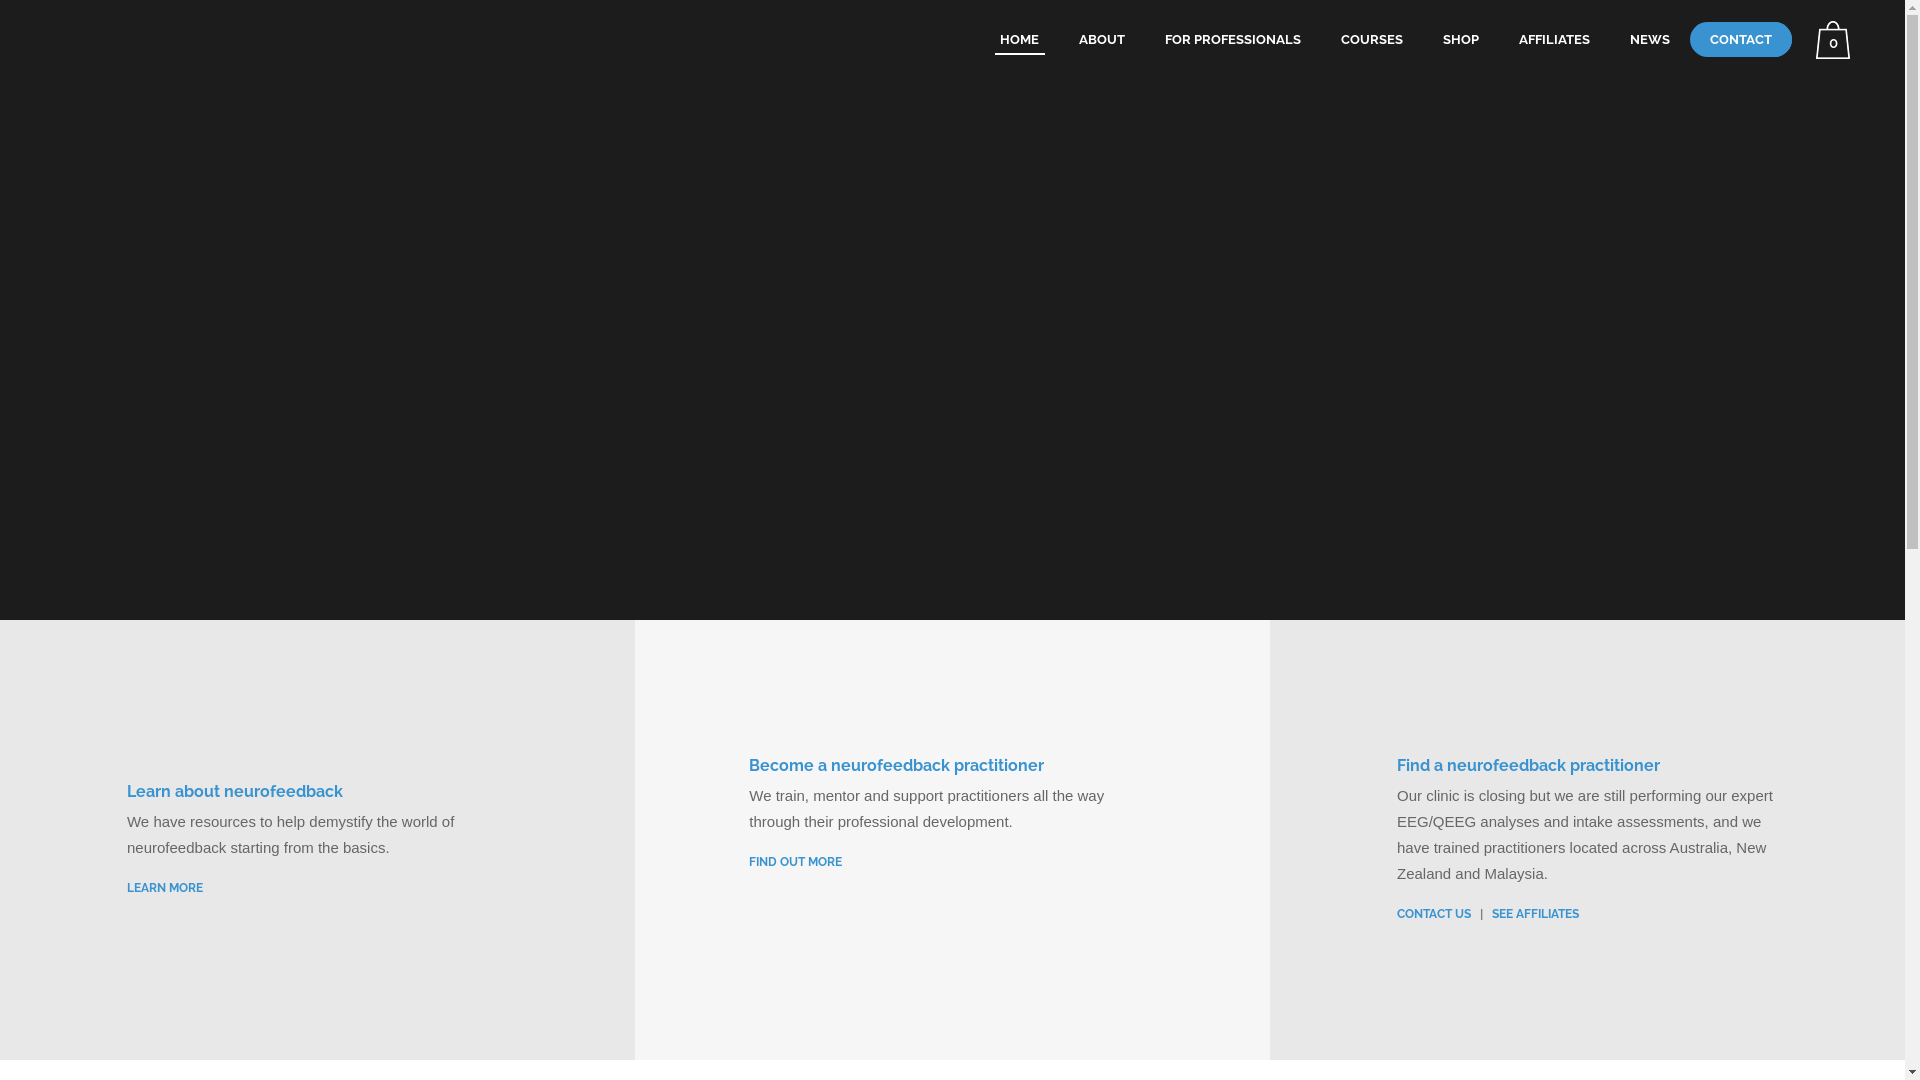 This screenshot has width=1920, height=1080. Describe the element at coordinates (1609, 39) in the screenshot. I see `'NEWS'` at that location.